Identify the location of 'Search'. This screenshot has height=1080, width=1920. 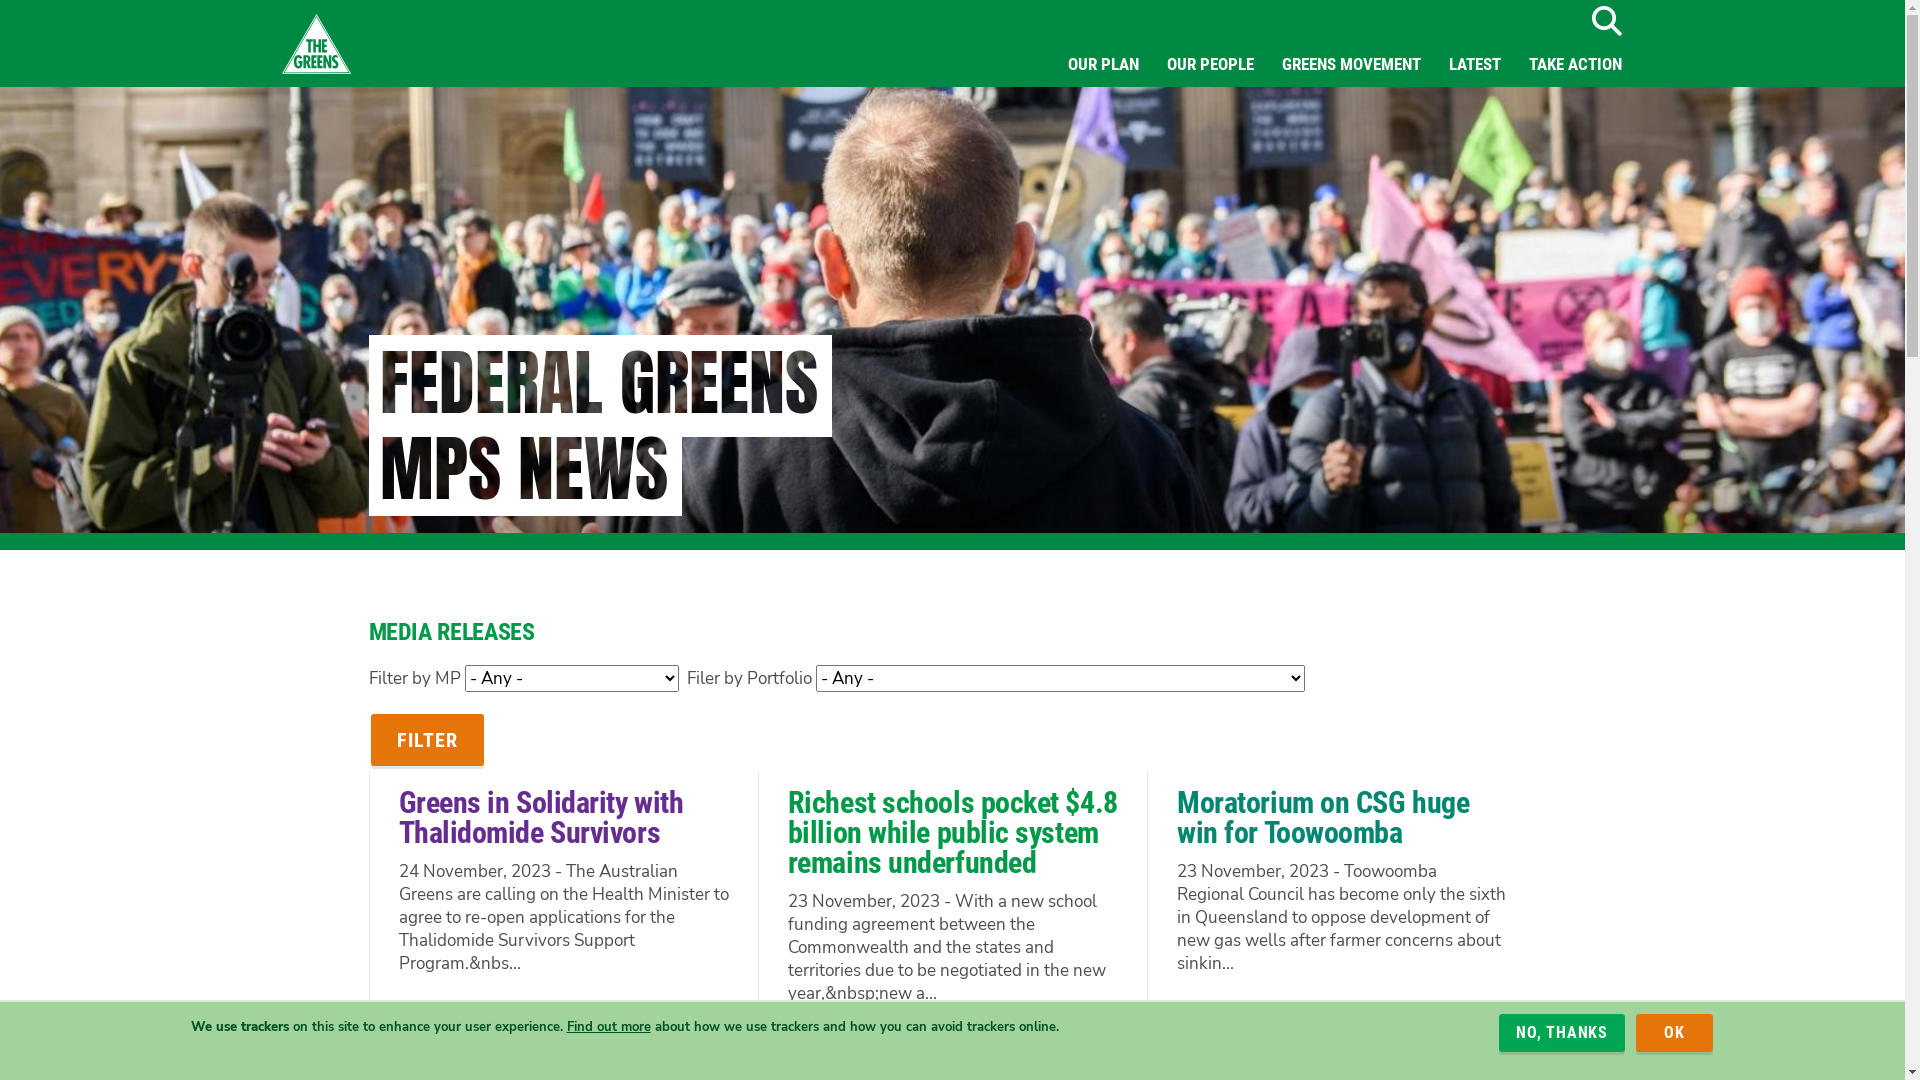
(1605, 20).